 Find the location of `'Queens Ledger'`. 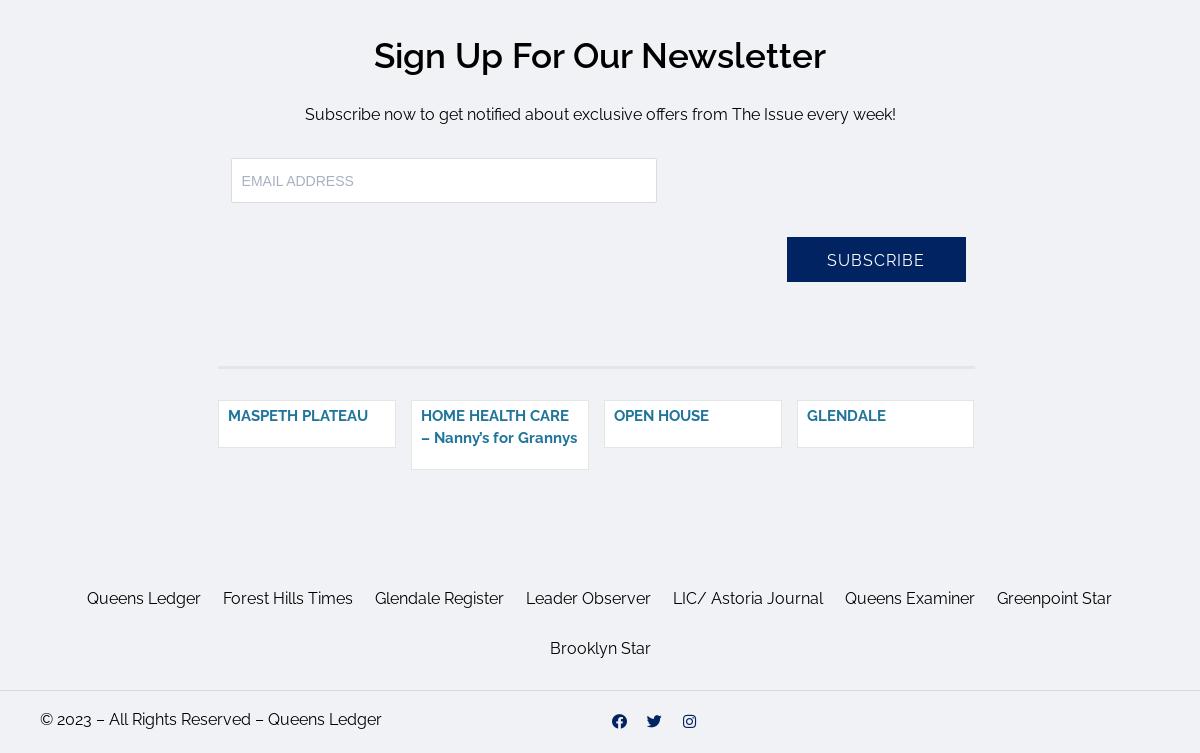

'Queens Ledger' is located at coordinates (144, 597).